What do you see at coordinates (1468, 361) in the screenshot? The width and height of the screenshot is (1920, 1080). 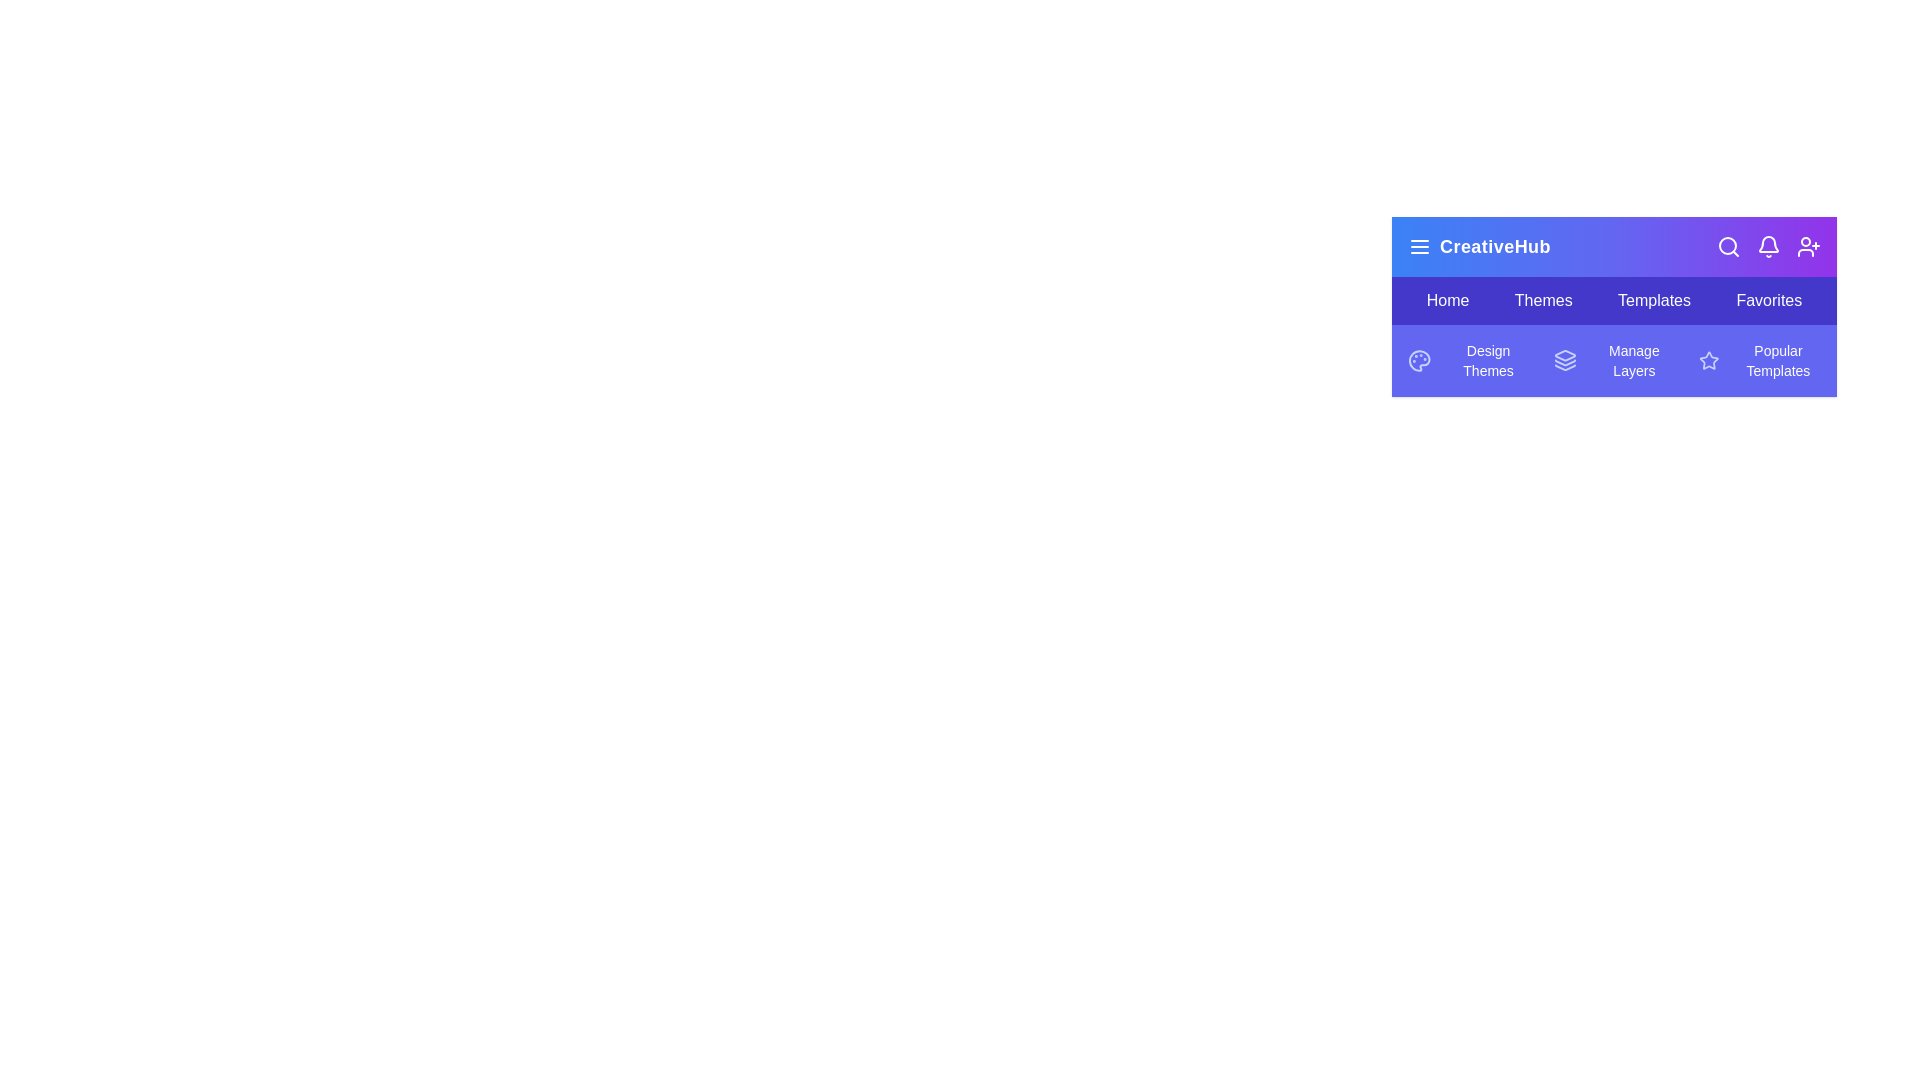 I see `the sub-menu option Design Themes` at bounding box center [1468, 361].